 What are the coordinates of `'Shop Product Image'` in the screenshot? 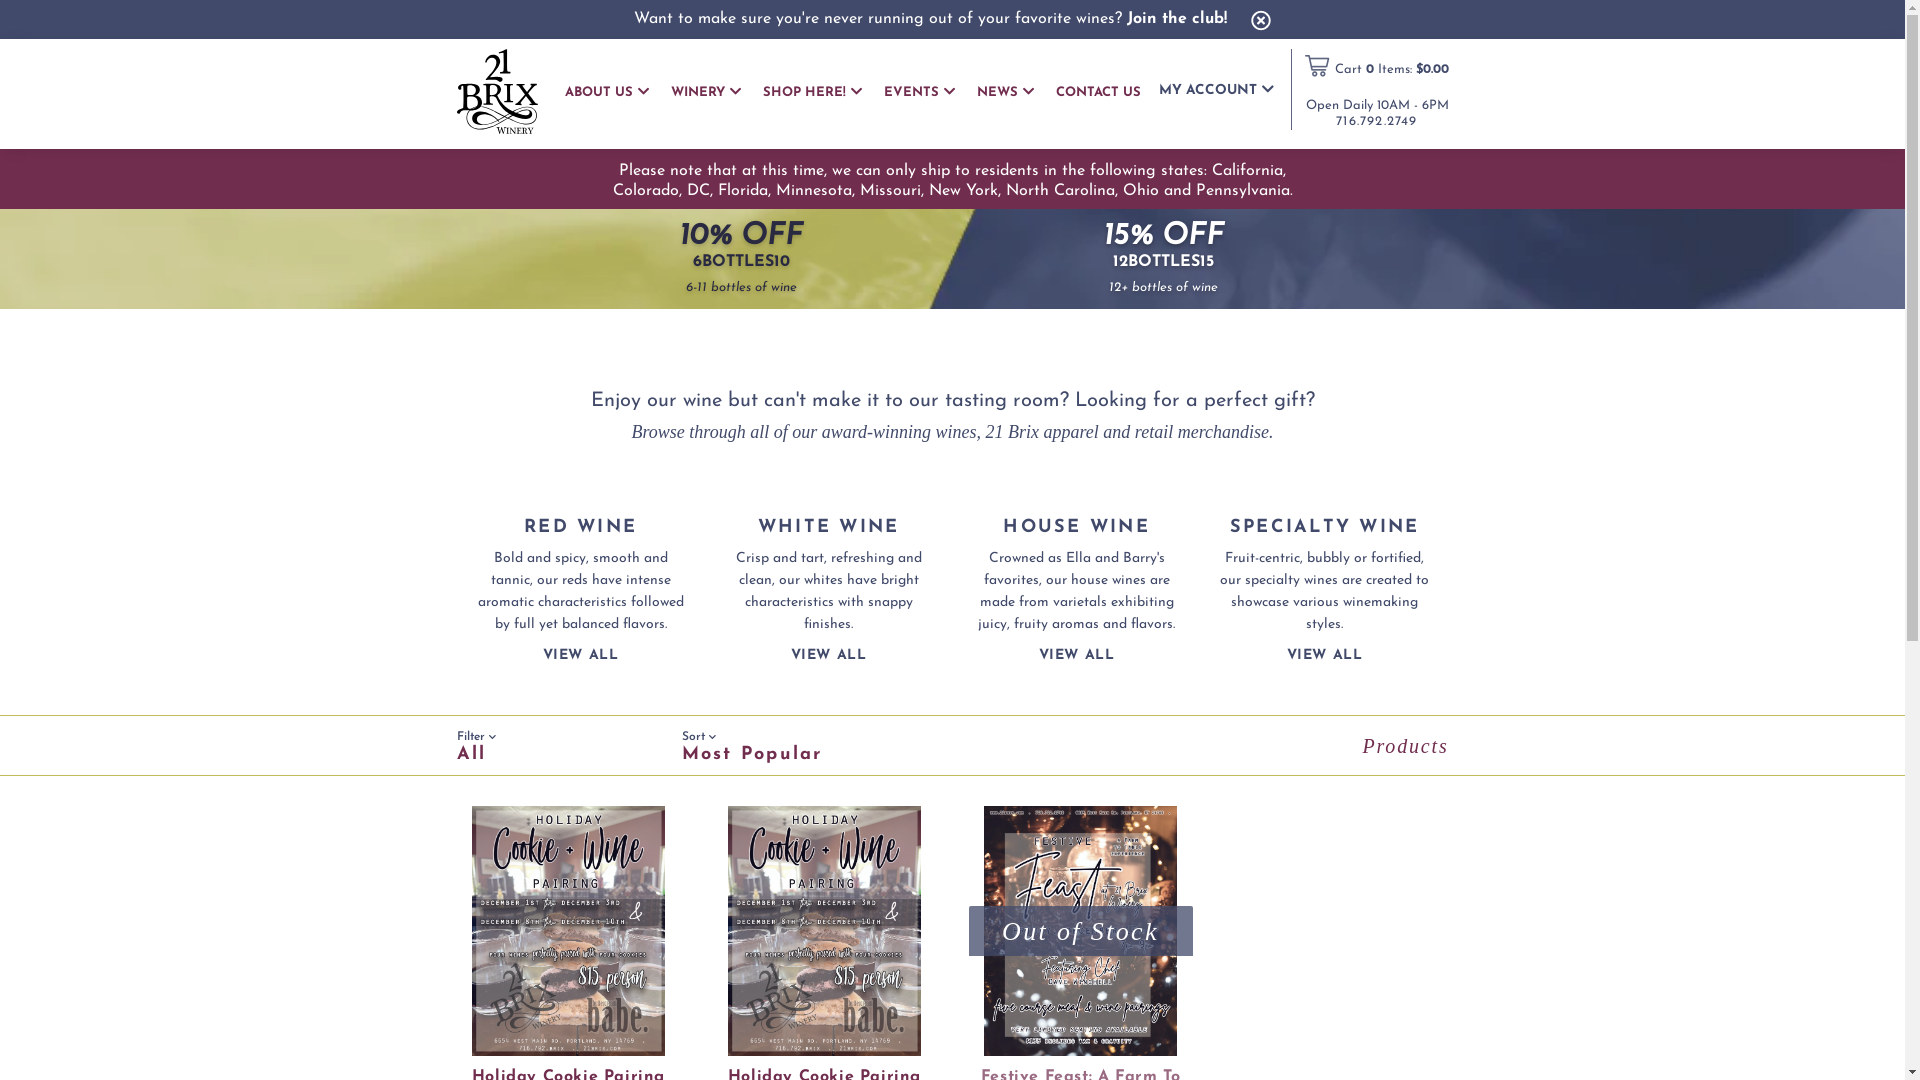 It's located at (566, 930).